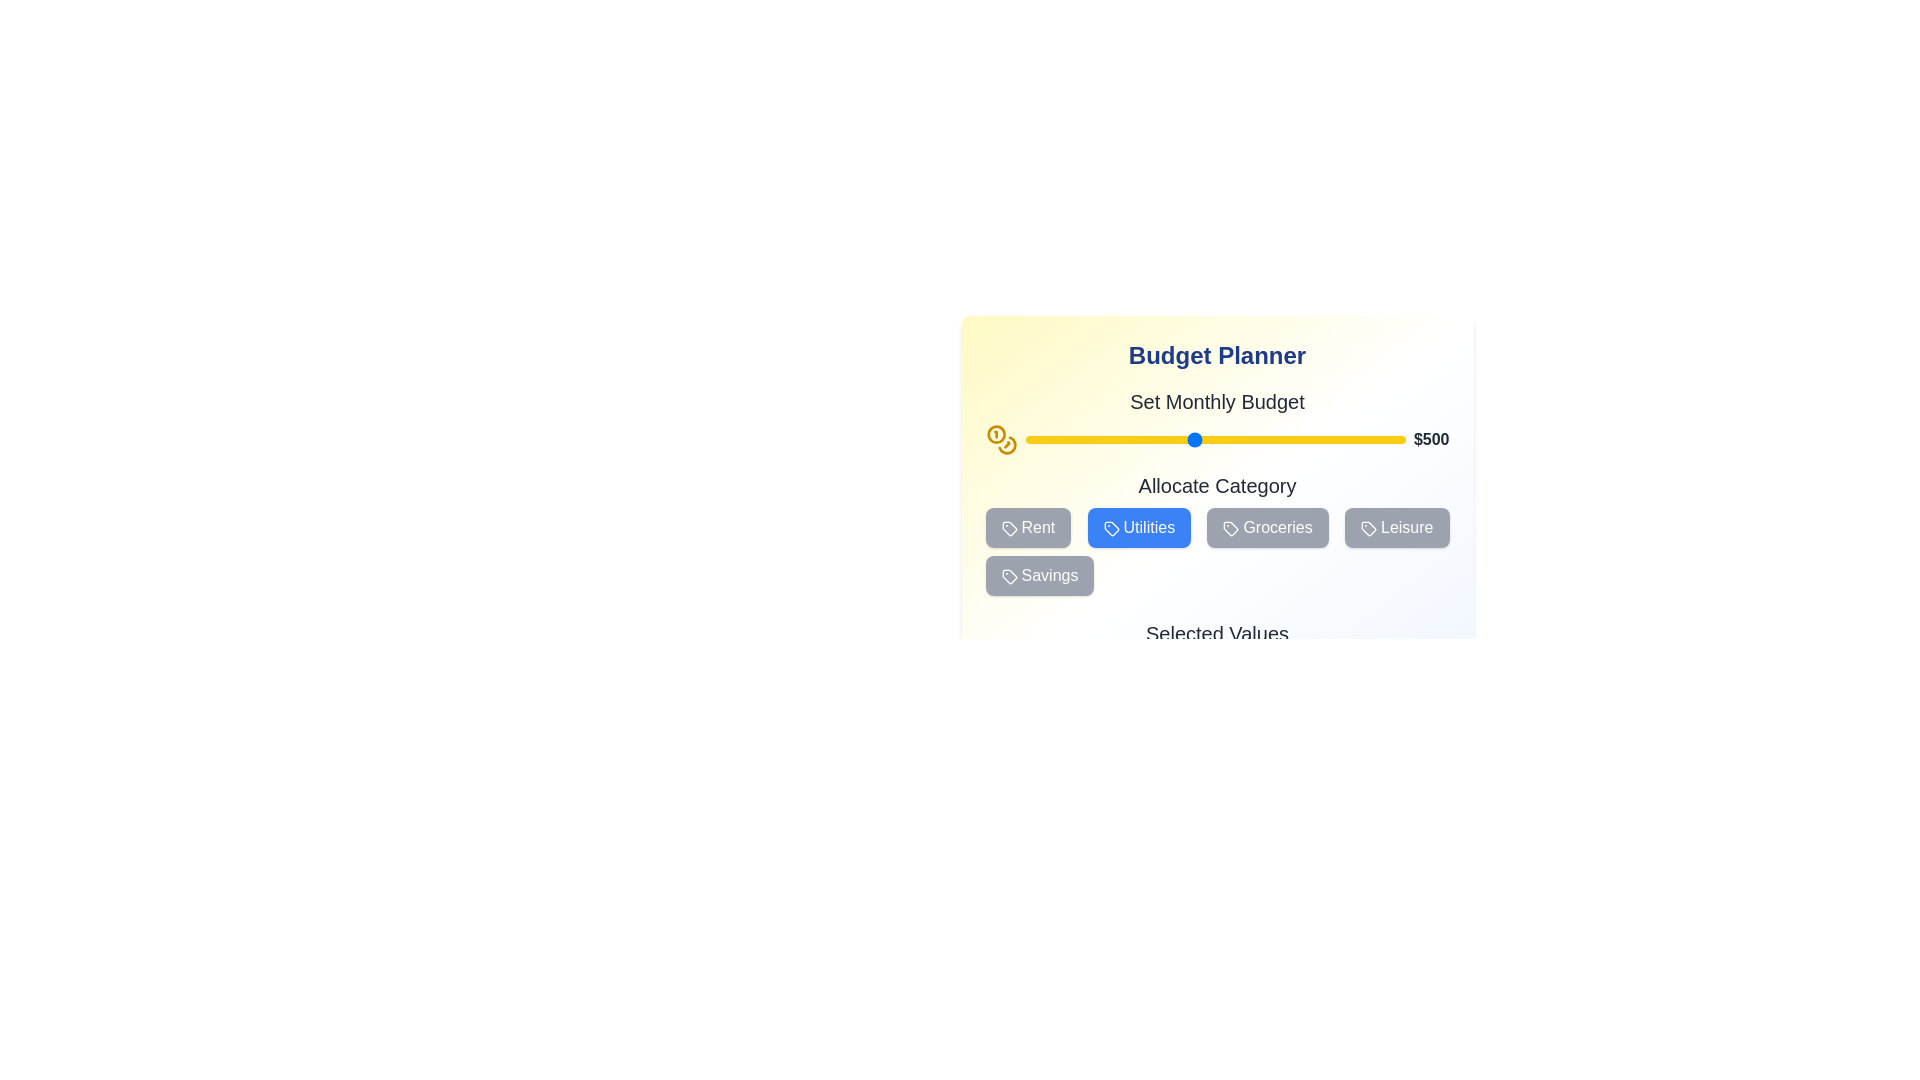 Image resolution: width=1920 pixels, height=1080 pixels. Describe the element at coordinates (1318, 438) in the screenshot. I see `the budget slider` at that location.